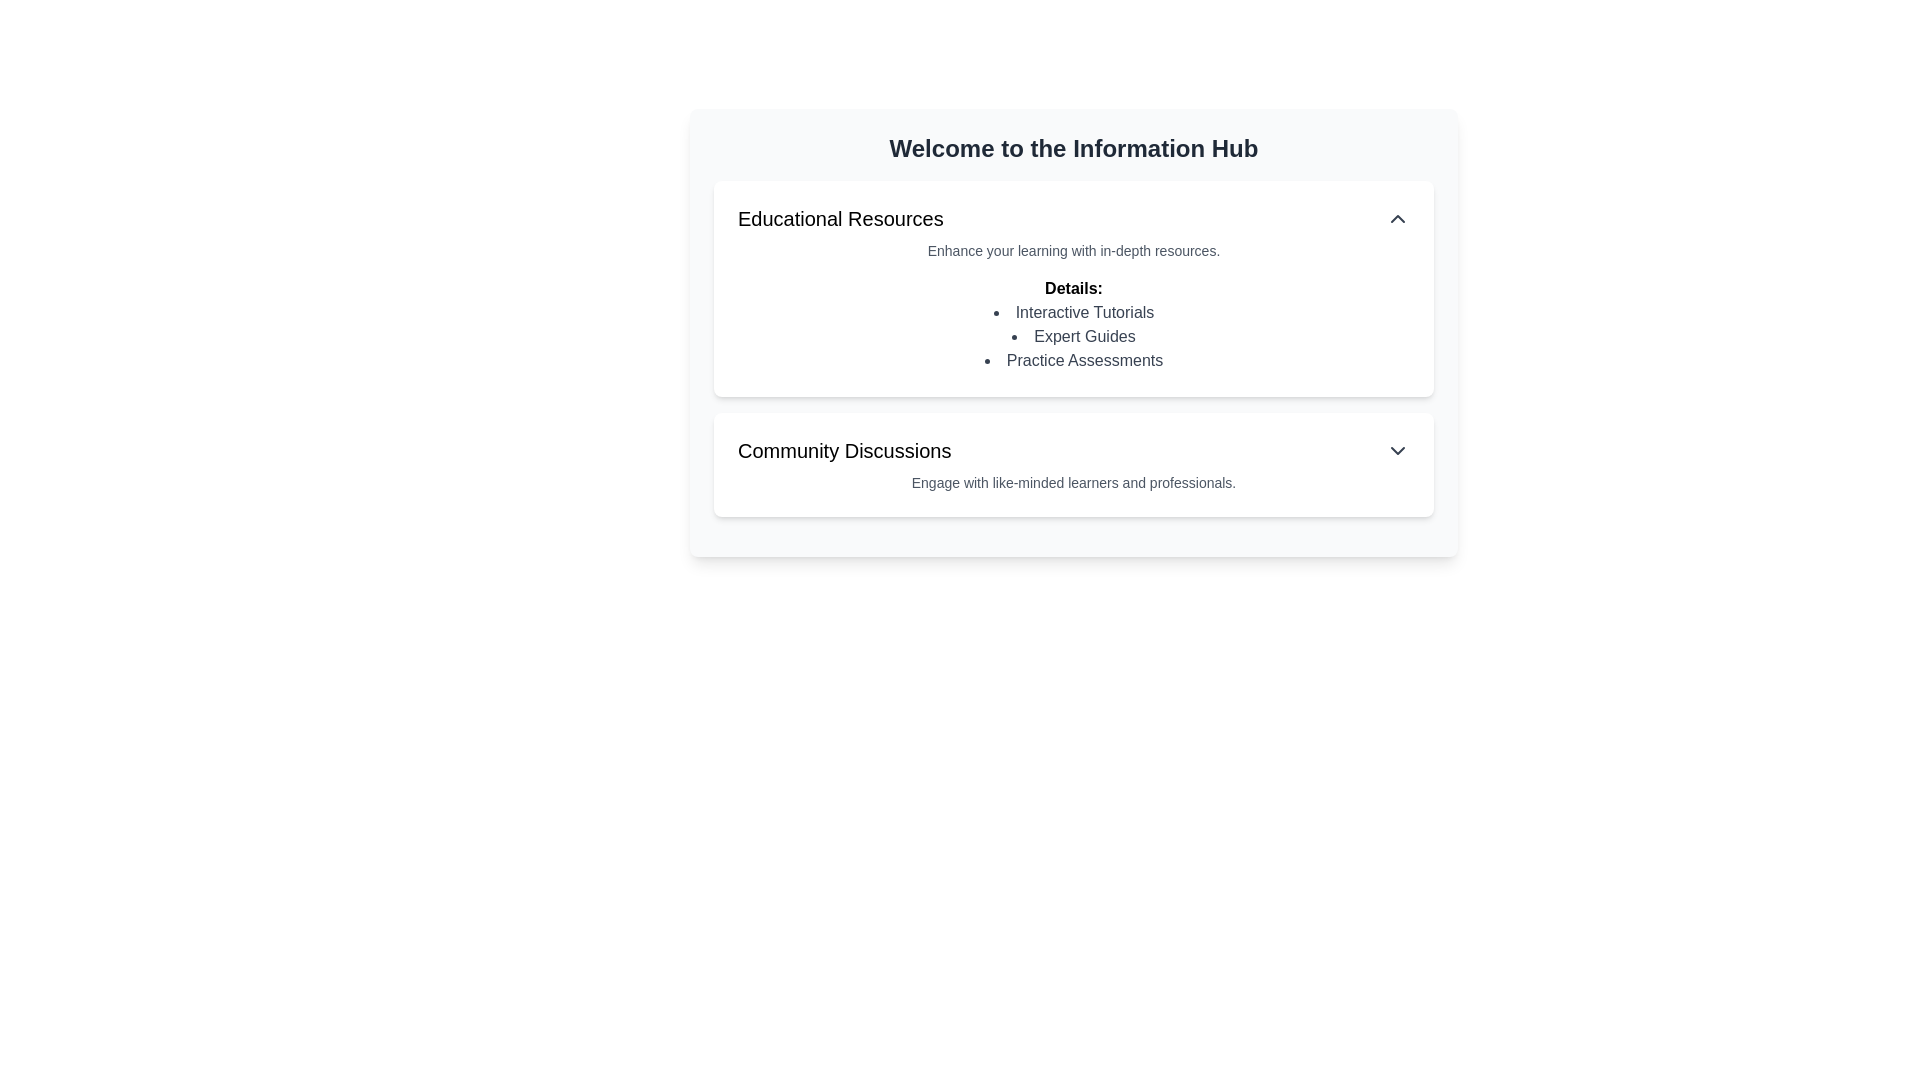  I want to click on the Text block that provides supplementary information under the 'Educational Resources' section, located directly below the 'Educational Resources' heading, so click(1073, 249).